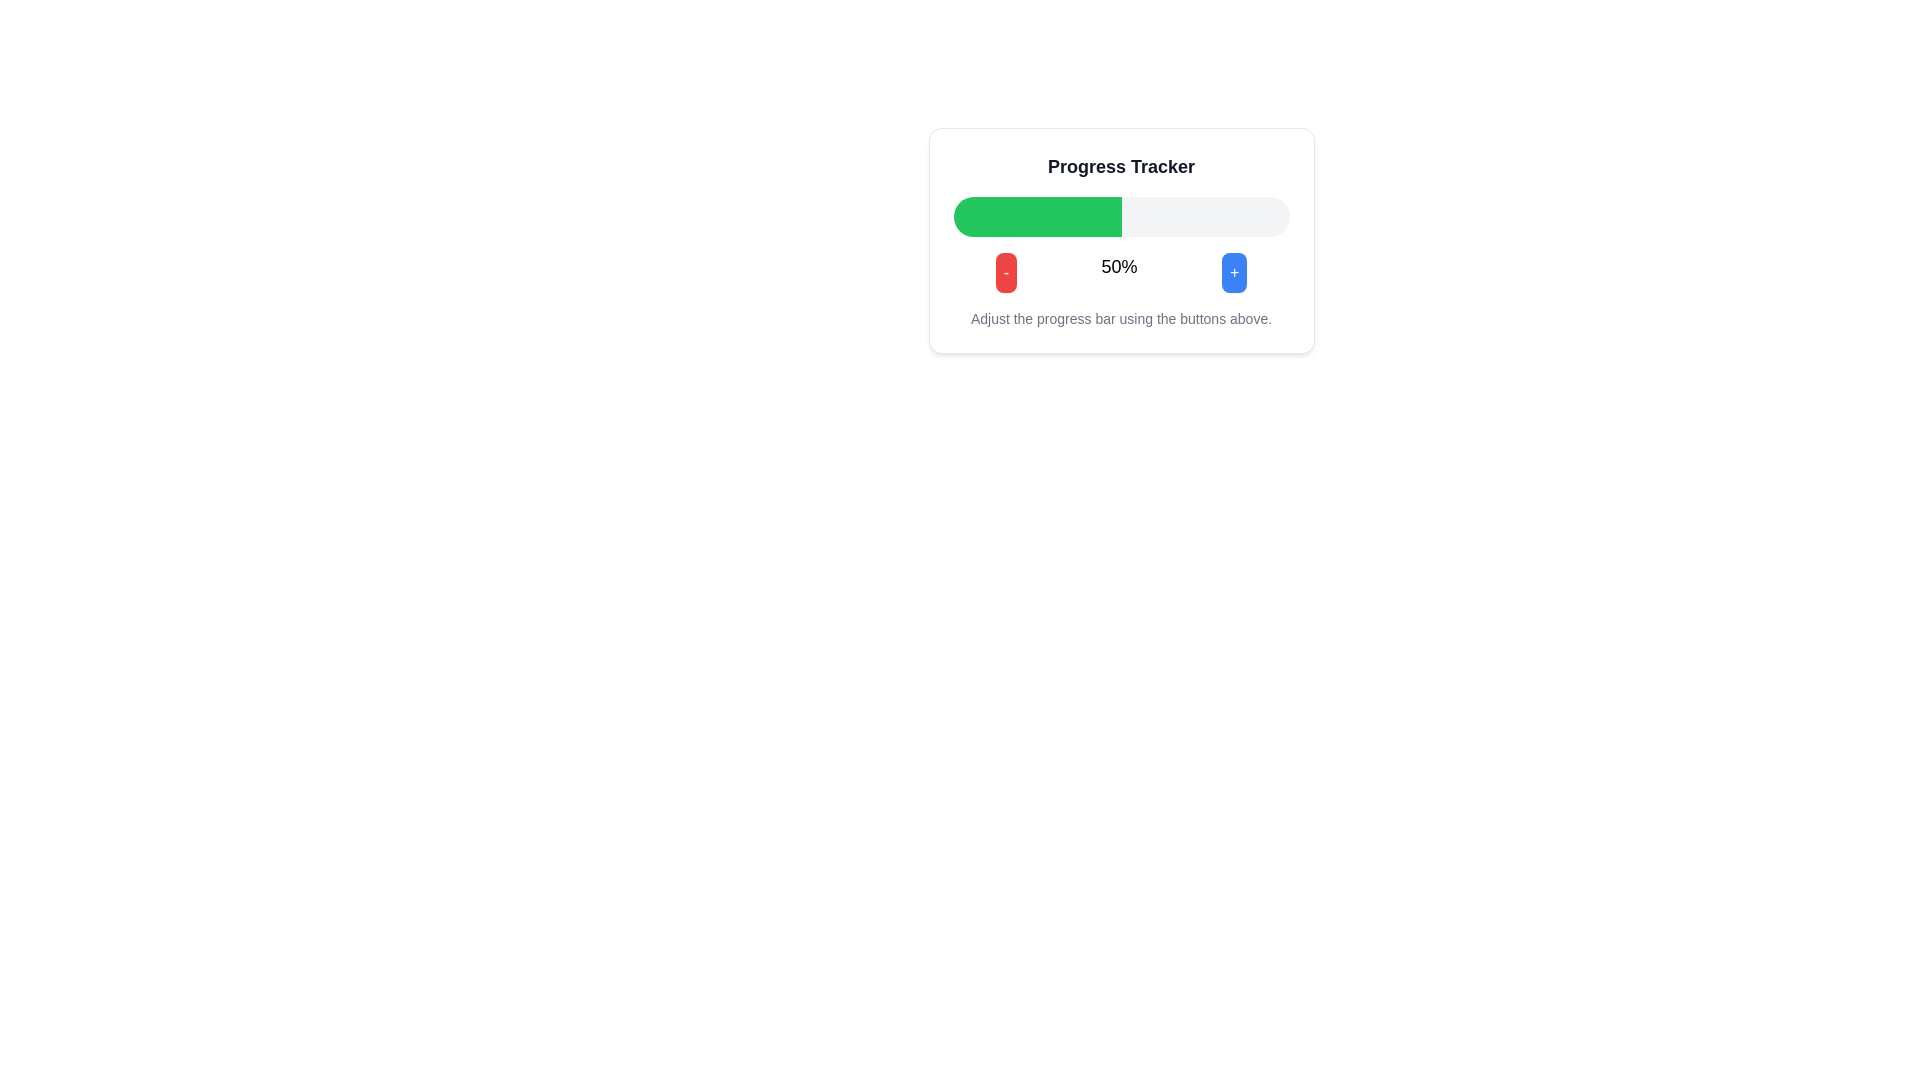  Describe the element at coordinates (1233, 273) in the screenshot. I see `the blue circular button with a white plus sign located in the bottom-right section of the progress control interface` at that location.